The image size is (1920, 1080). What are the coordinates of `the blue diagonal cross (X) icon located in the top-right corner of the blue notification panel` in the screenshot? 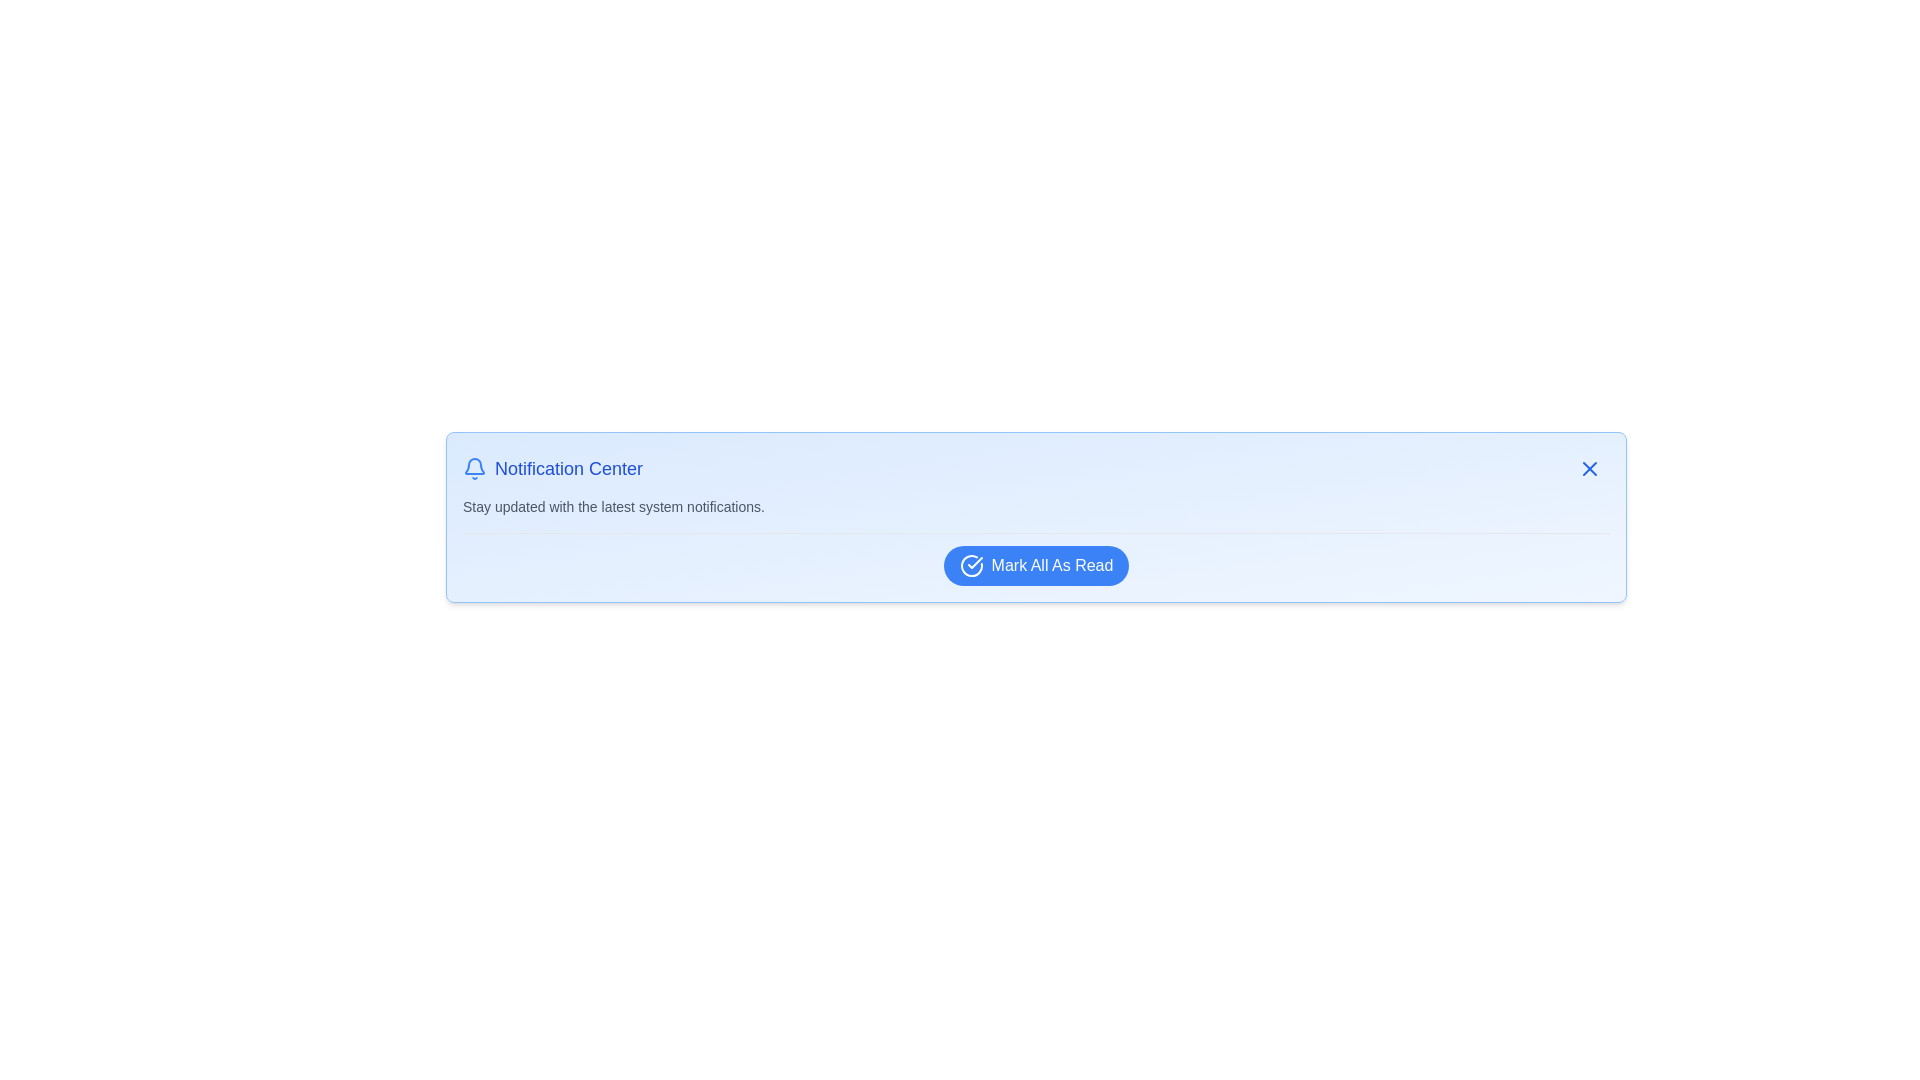 It's located at (1588, 469).